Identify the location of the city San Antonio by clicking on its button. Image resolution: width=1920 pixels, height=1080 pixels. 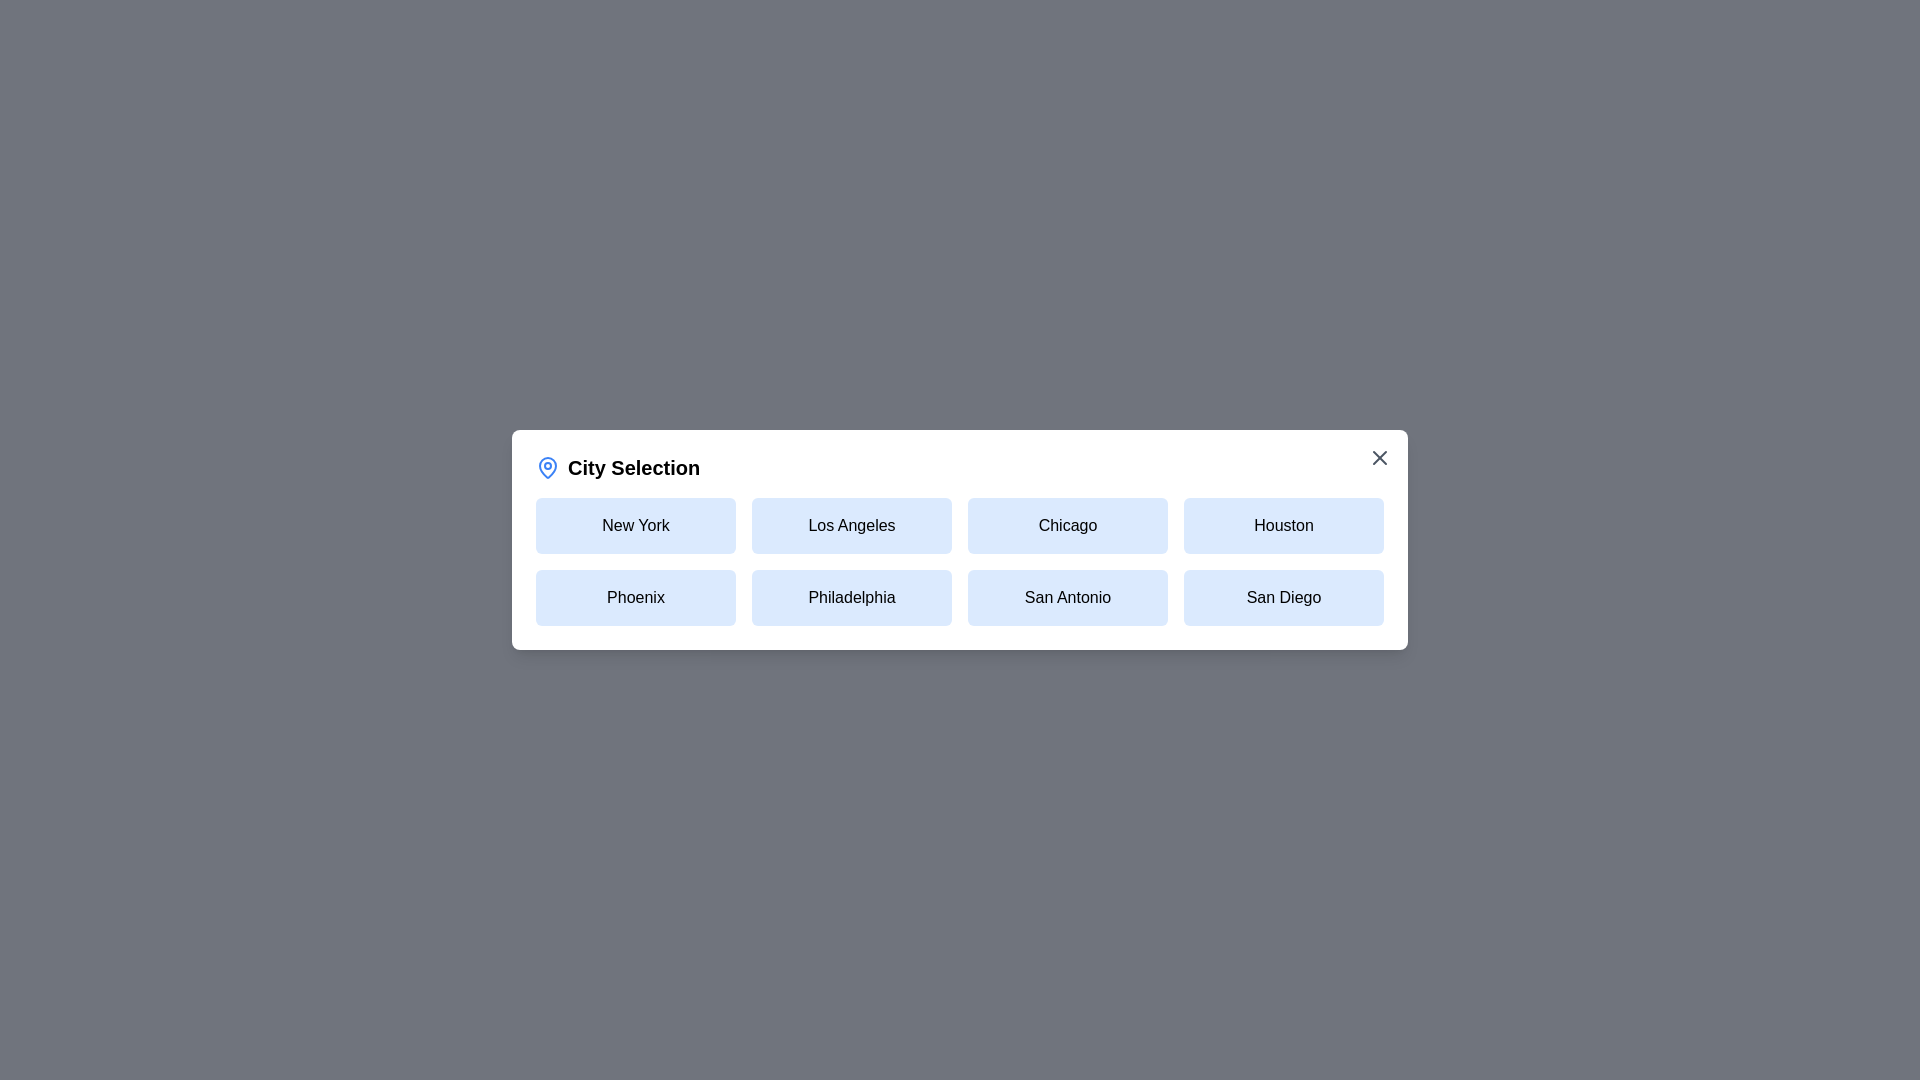
(1067, 596).